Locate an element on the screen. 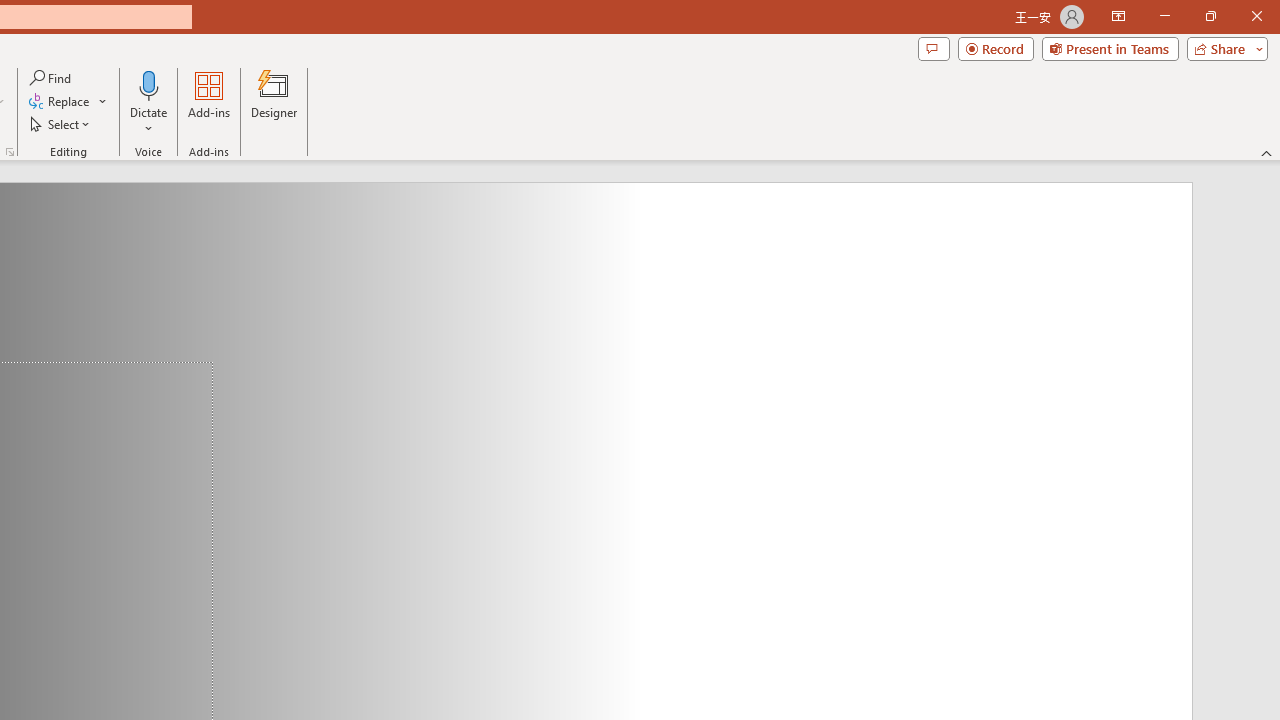  'Select' is located at coordinates (61, 124).